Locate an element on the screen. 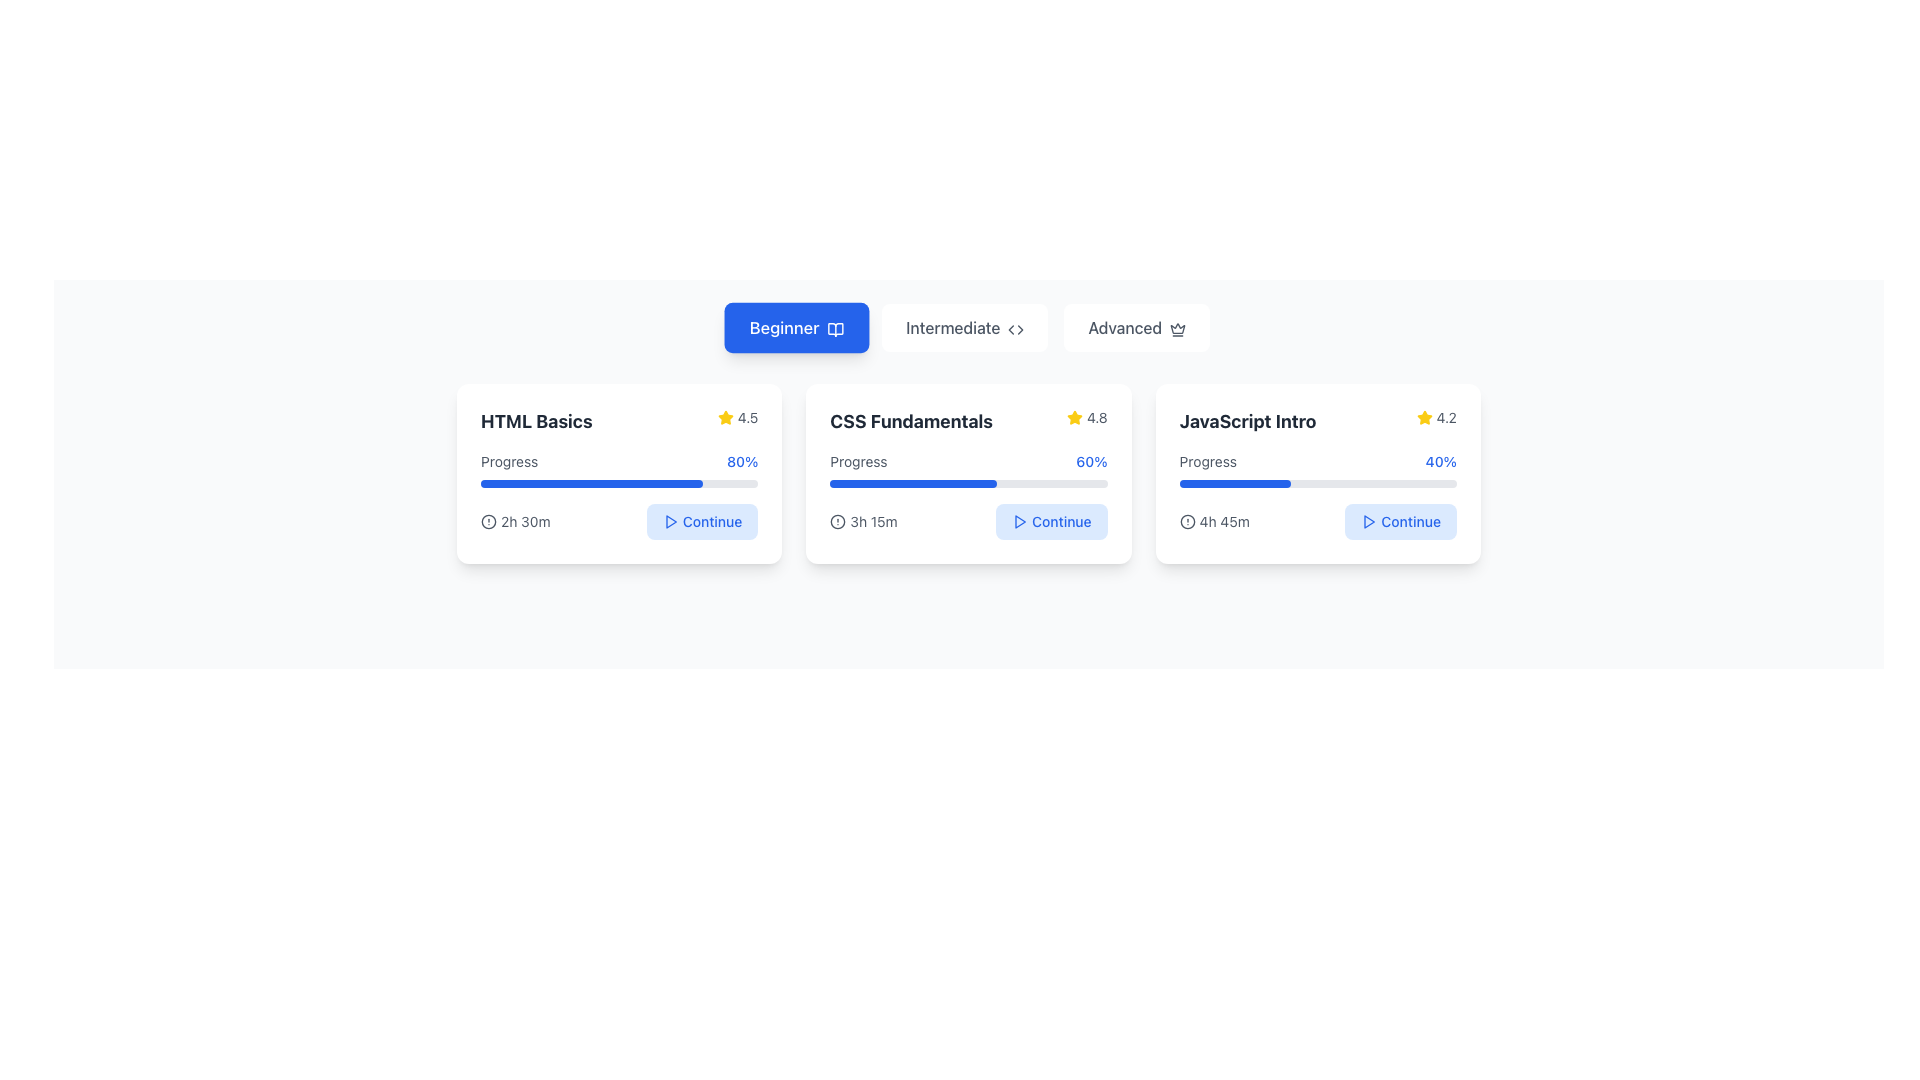 Image resolution: width=1920 pixels, height=1080 pixels. the average rating display text '4.5' located at the top-right corner of the 'HTML Basics' card, which is aligned closely to the right of the yellow star icon is located at coordinates (747, 416).